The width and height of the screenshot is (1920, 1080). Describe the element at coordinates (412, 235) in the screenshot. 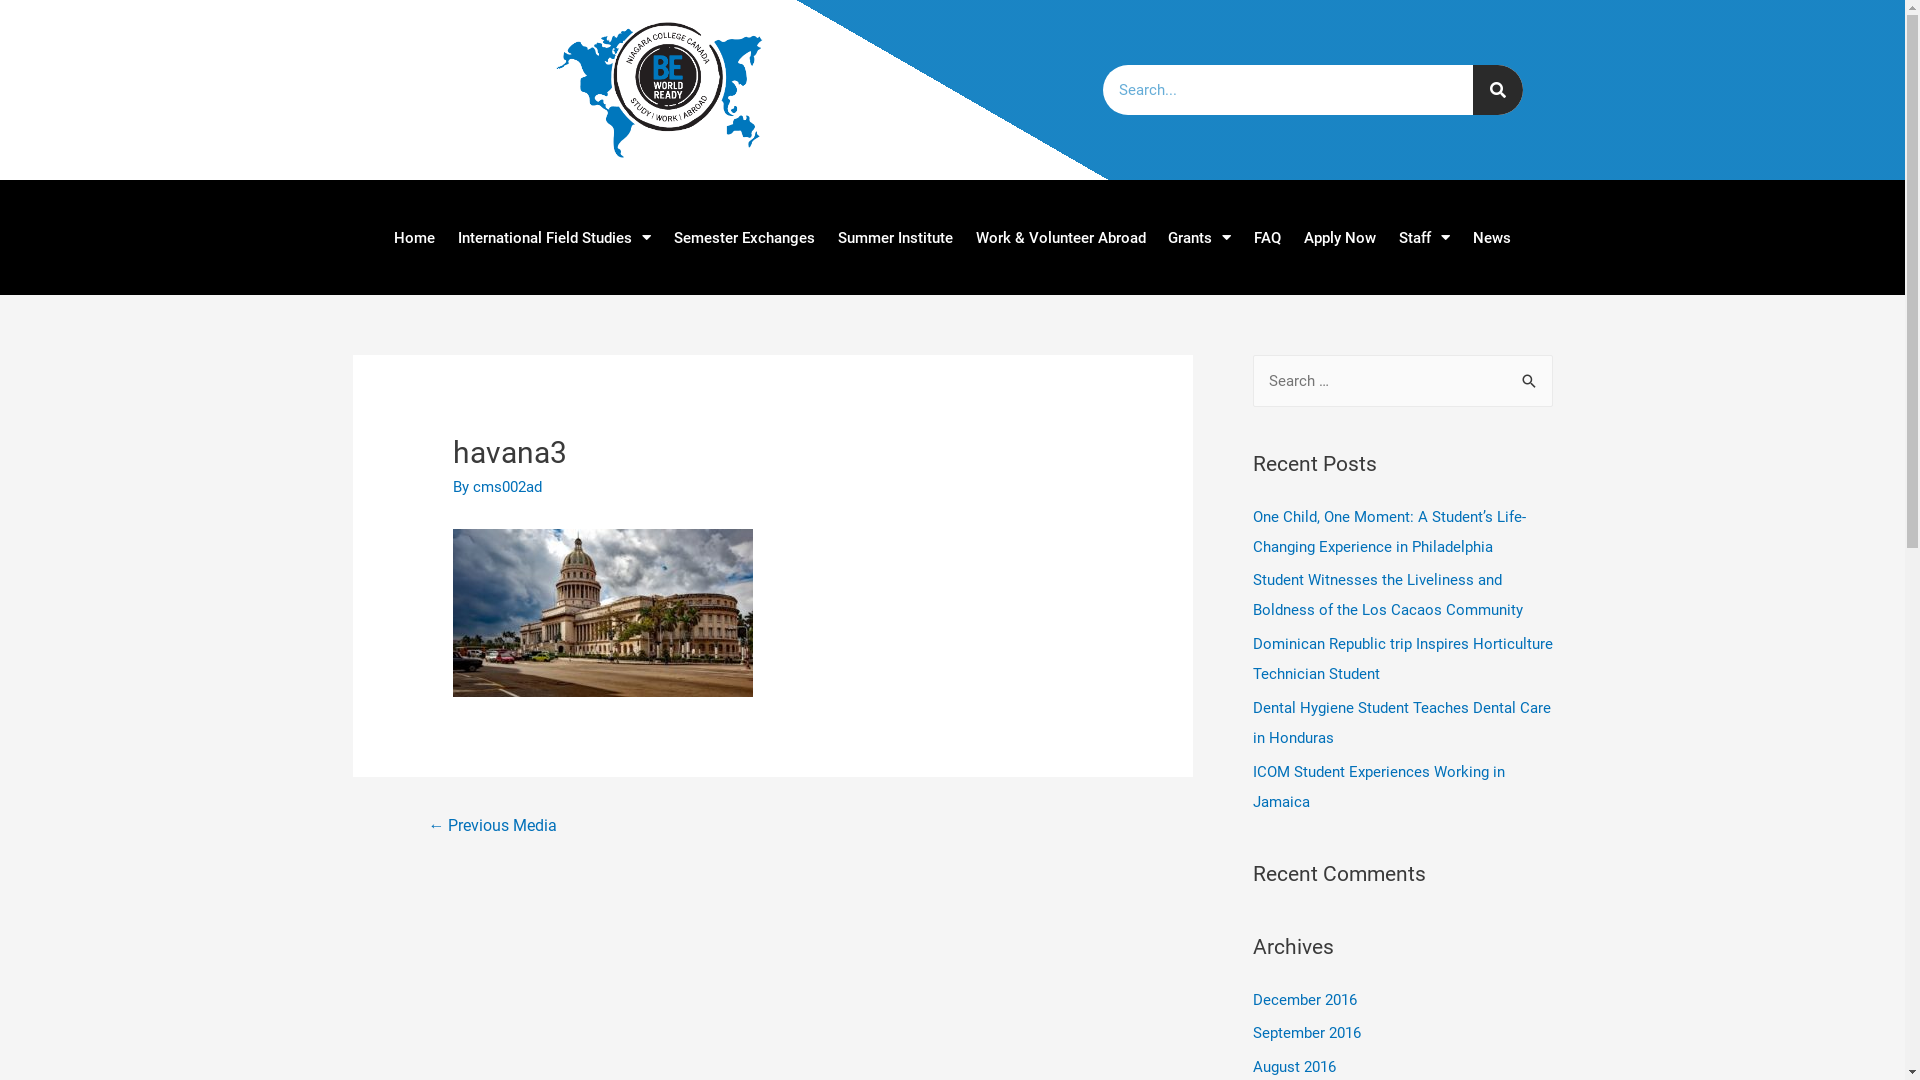

I see `'Home'` at that location.